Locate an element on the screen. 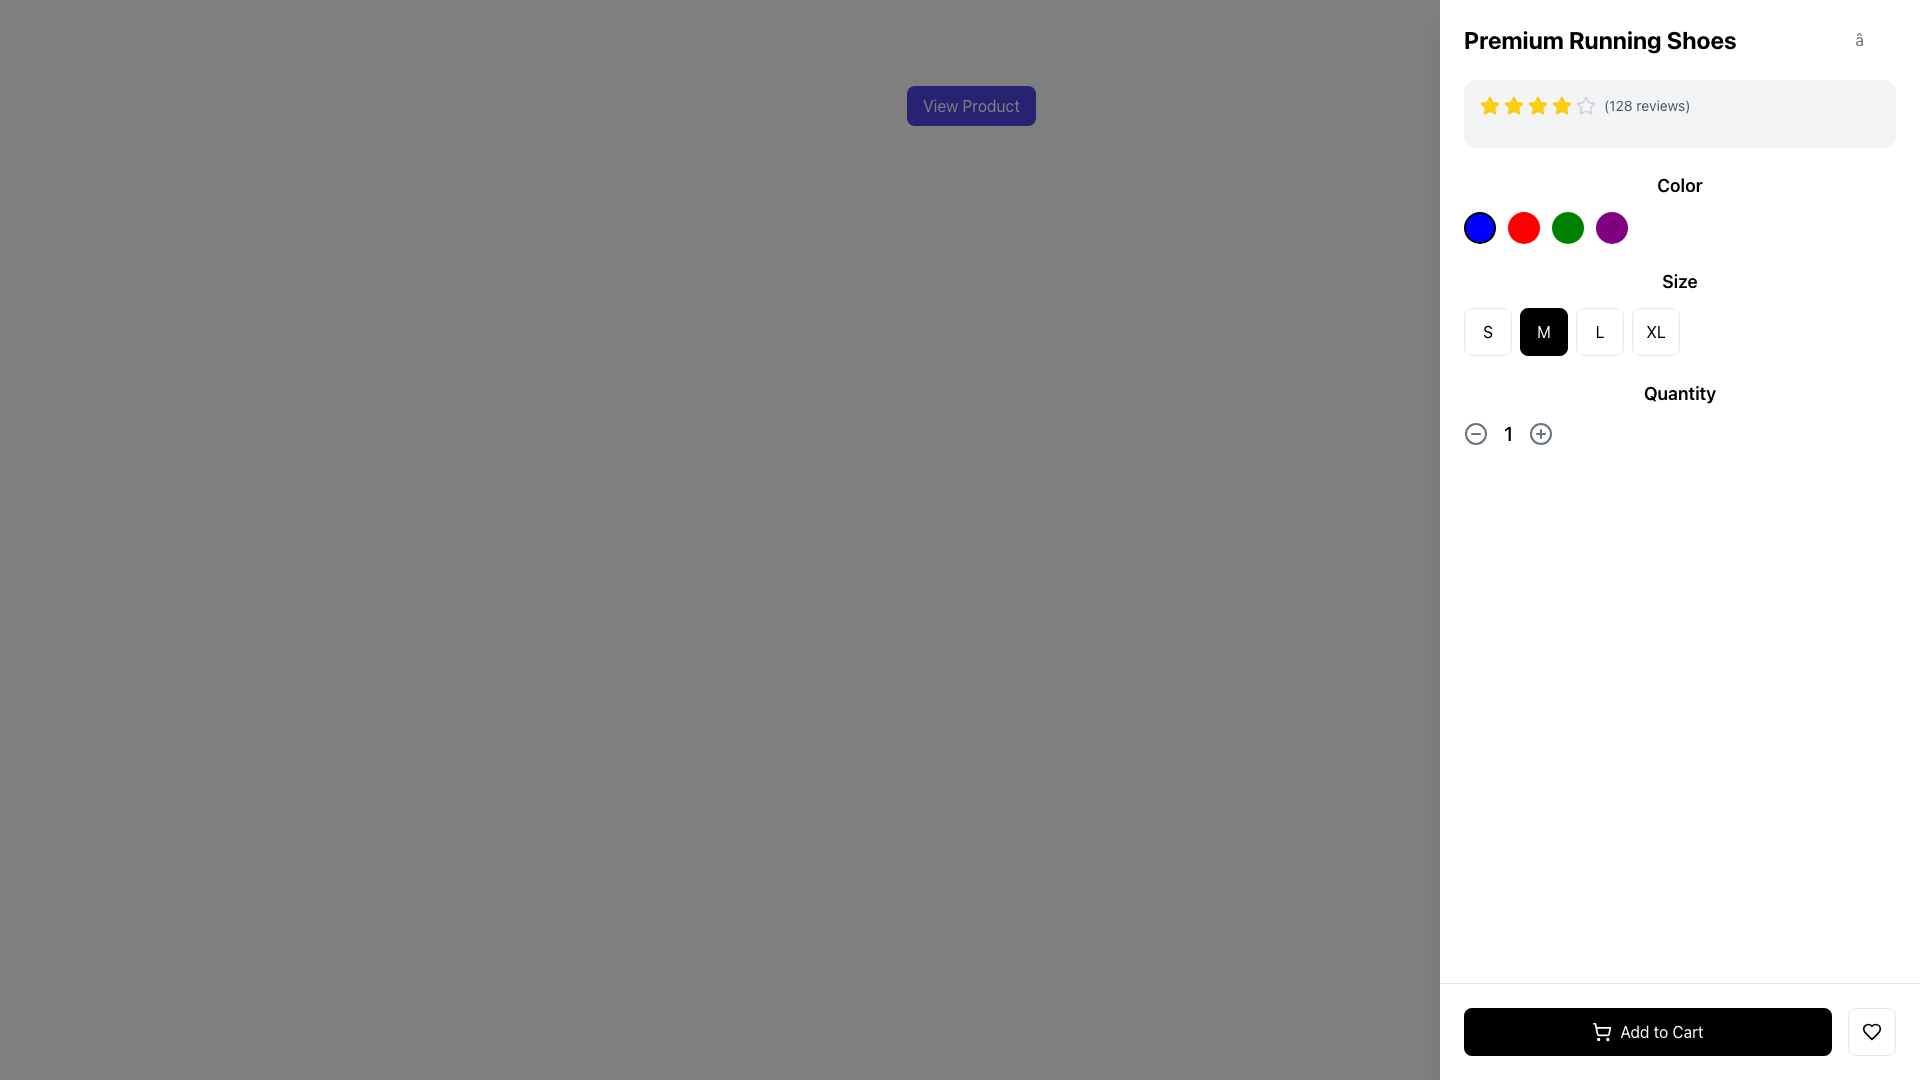  the 'View Product' button with a dark indigo background and white text, located in the 'Premium Running Shoes' section to observe hover effects is located at coordinates (971, 105).